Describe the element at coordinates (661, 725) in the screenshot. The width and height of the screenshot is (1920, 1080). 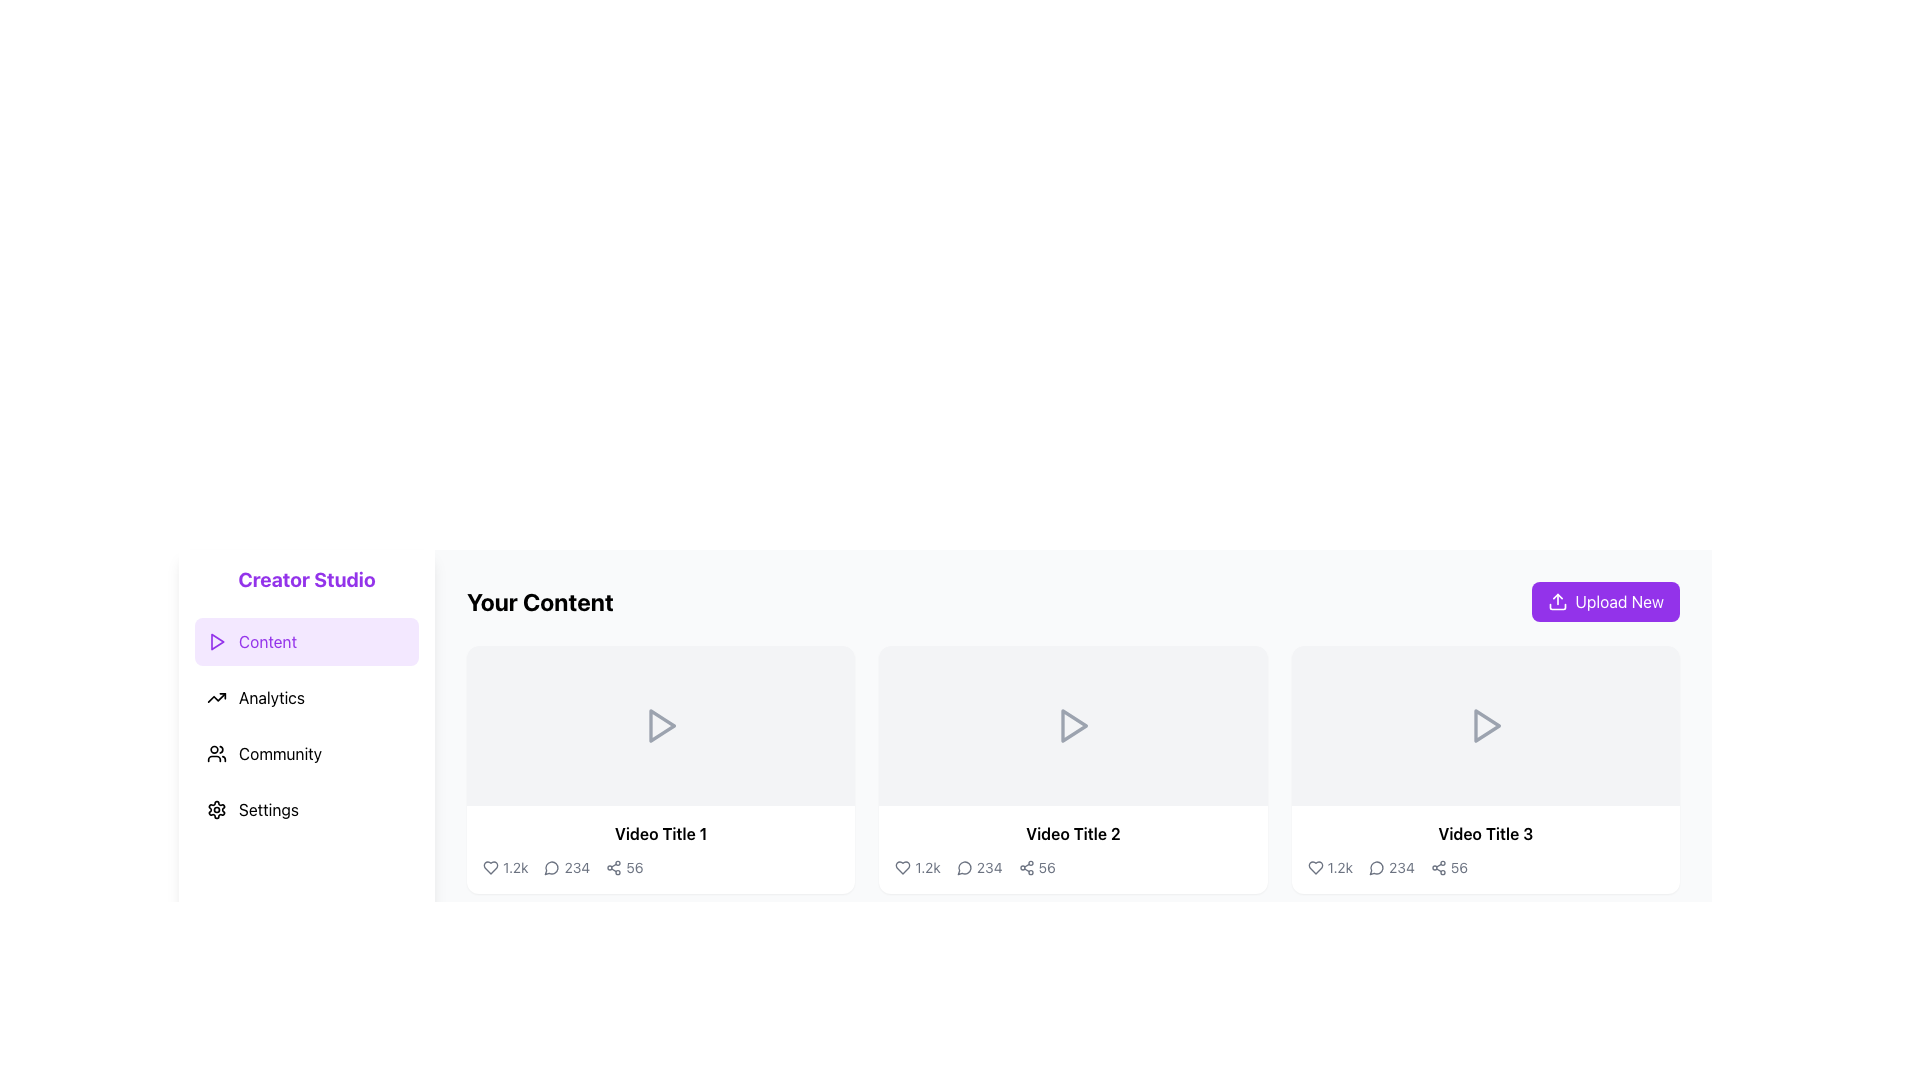
I see `the triangular play icon in the first content card labeled 'Video Title 1'` at that location.